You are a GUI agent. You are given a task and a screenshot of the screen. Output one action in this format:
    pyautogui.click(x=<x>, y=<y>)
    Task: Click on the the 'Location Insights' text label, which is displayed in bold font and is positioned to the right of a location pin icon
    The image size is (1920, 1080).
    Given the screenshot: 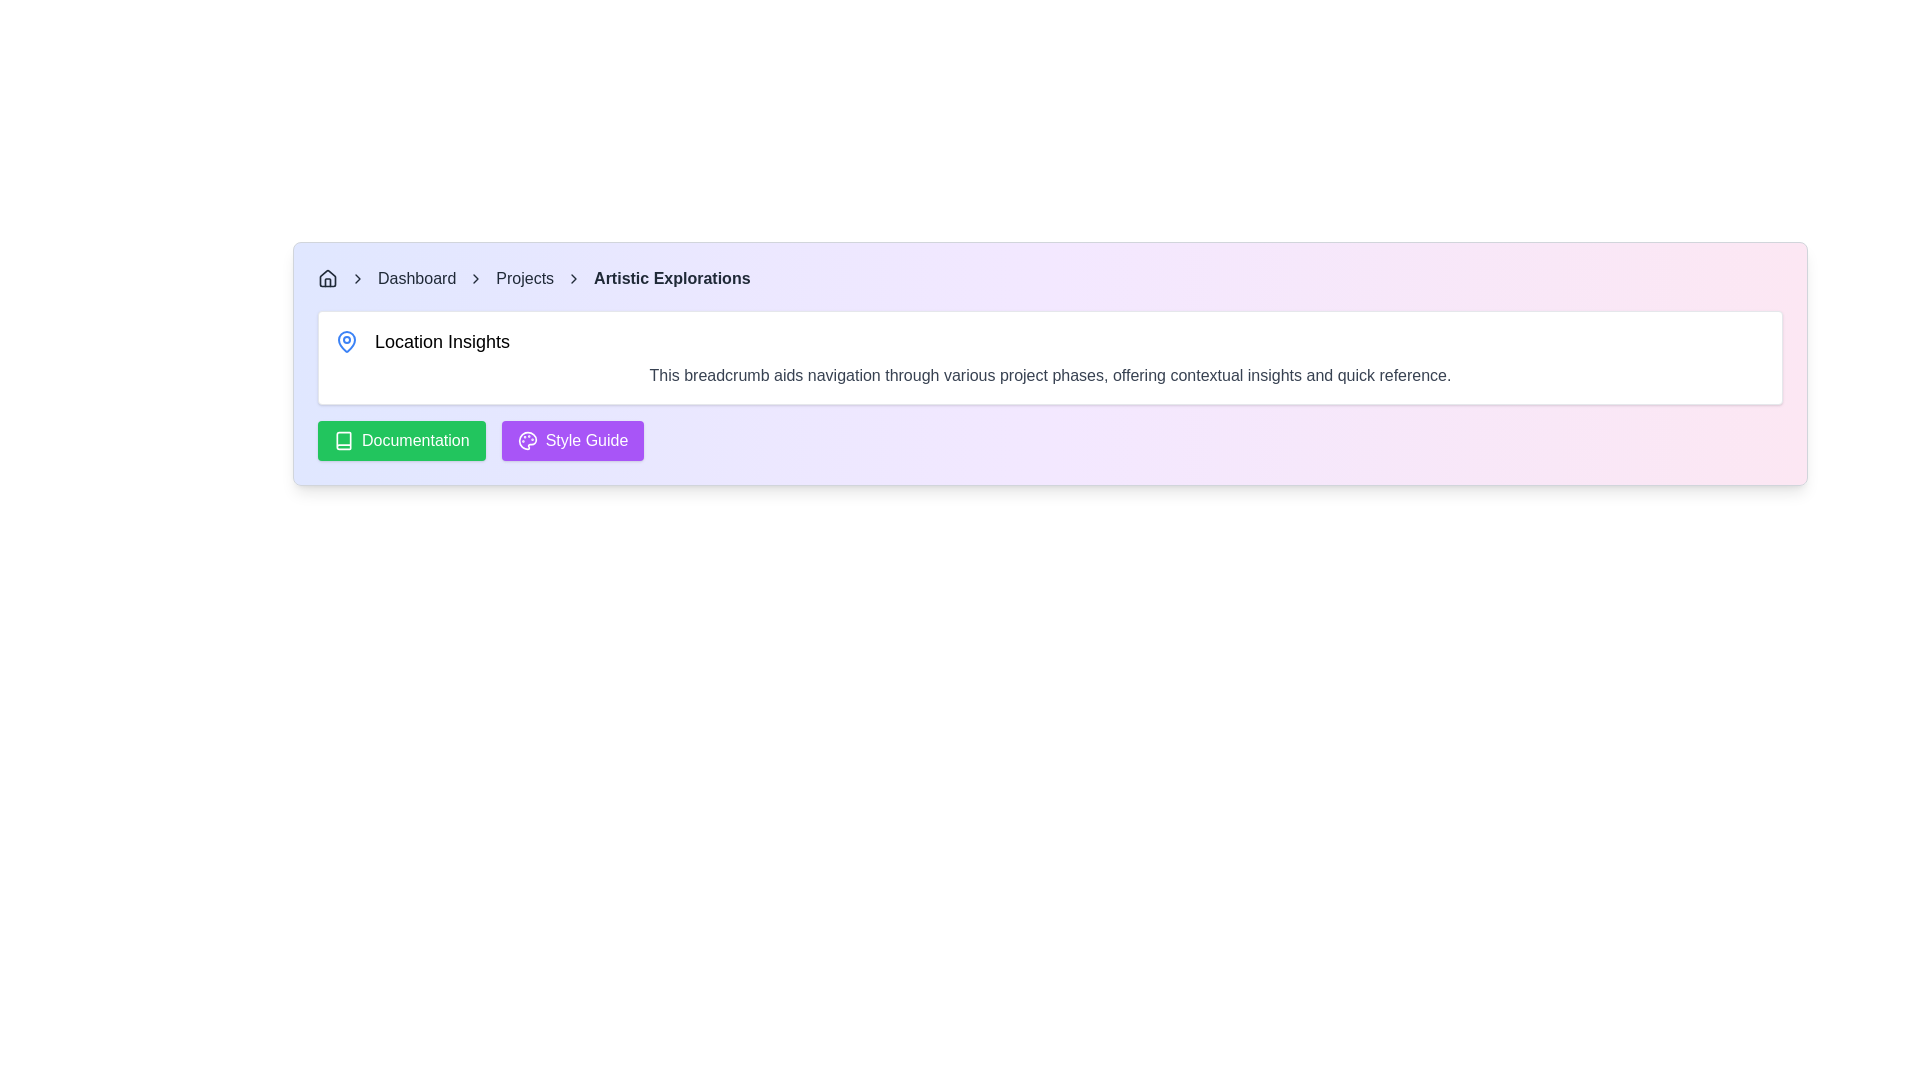 What is the action you would take?
    pyautogui.click(x=441, y=341)
    